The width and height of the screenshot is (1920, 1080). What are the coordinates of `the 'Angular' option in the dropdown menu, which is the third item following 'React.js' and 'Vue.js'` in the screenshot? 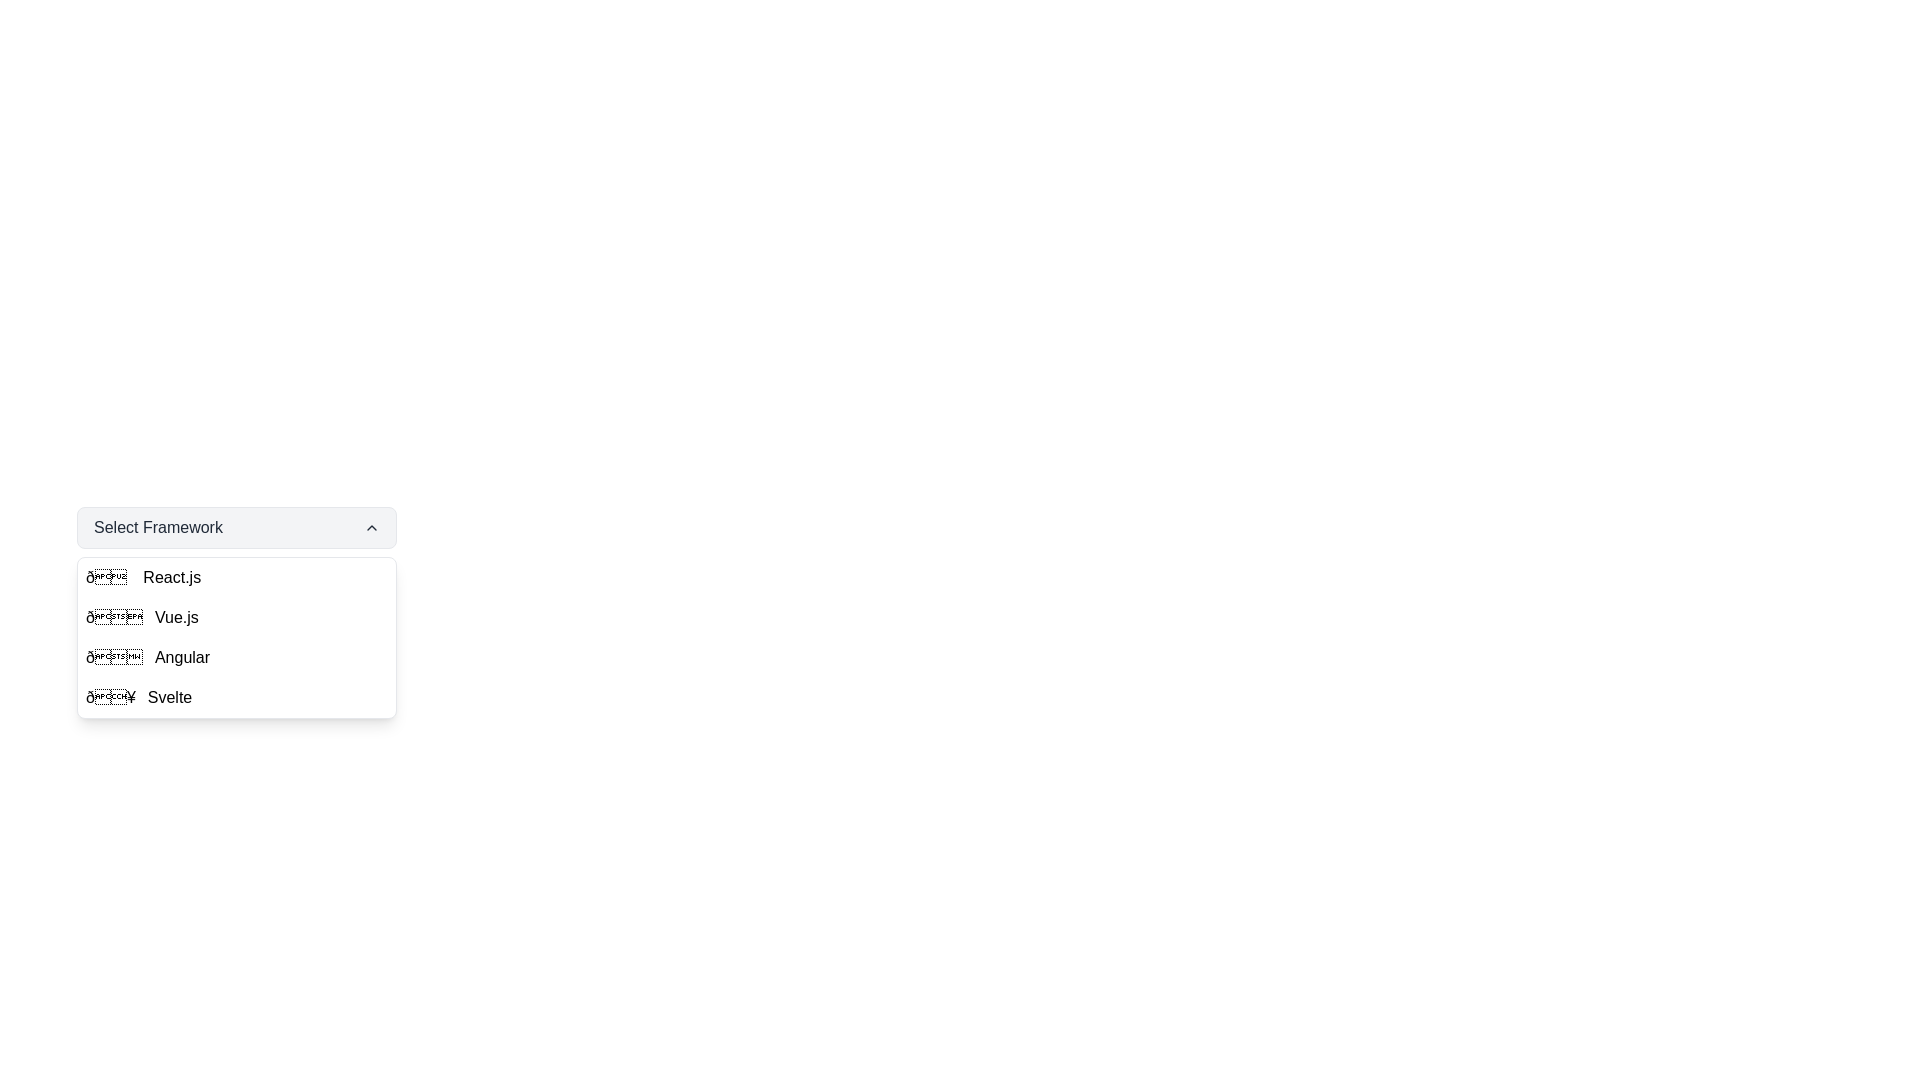 It's located at (236, 658).